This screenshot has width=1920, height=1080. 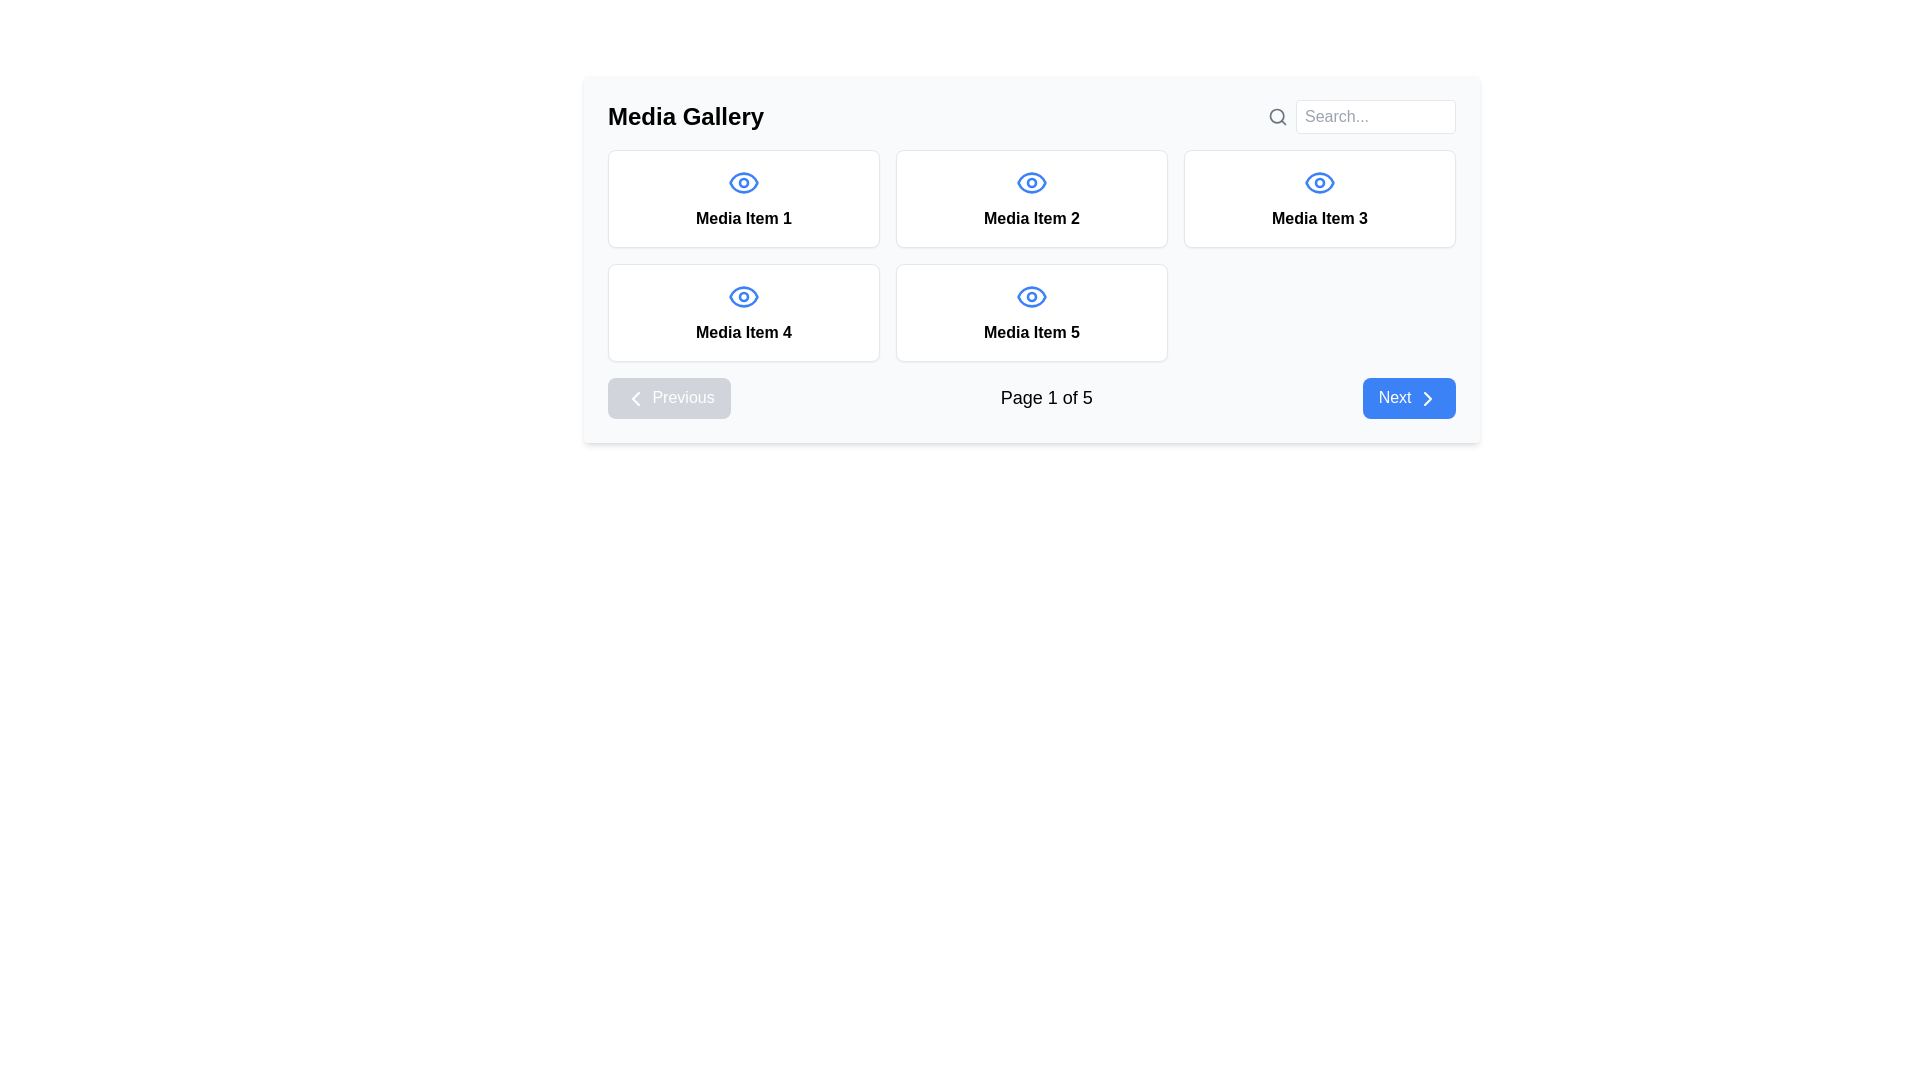 What do you see at coordinates (686, 116) in the screenshot?
I see `the 'Media Gallery' text label, which is a bold, large-size text in black on a white background located in the header section of the interface` at bounding box center [686, 116].